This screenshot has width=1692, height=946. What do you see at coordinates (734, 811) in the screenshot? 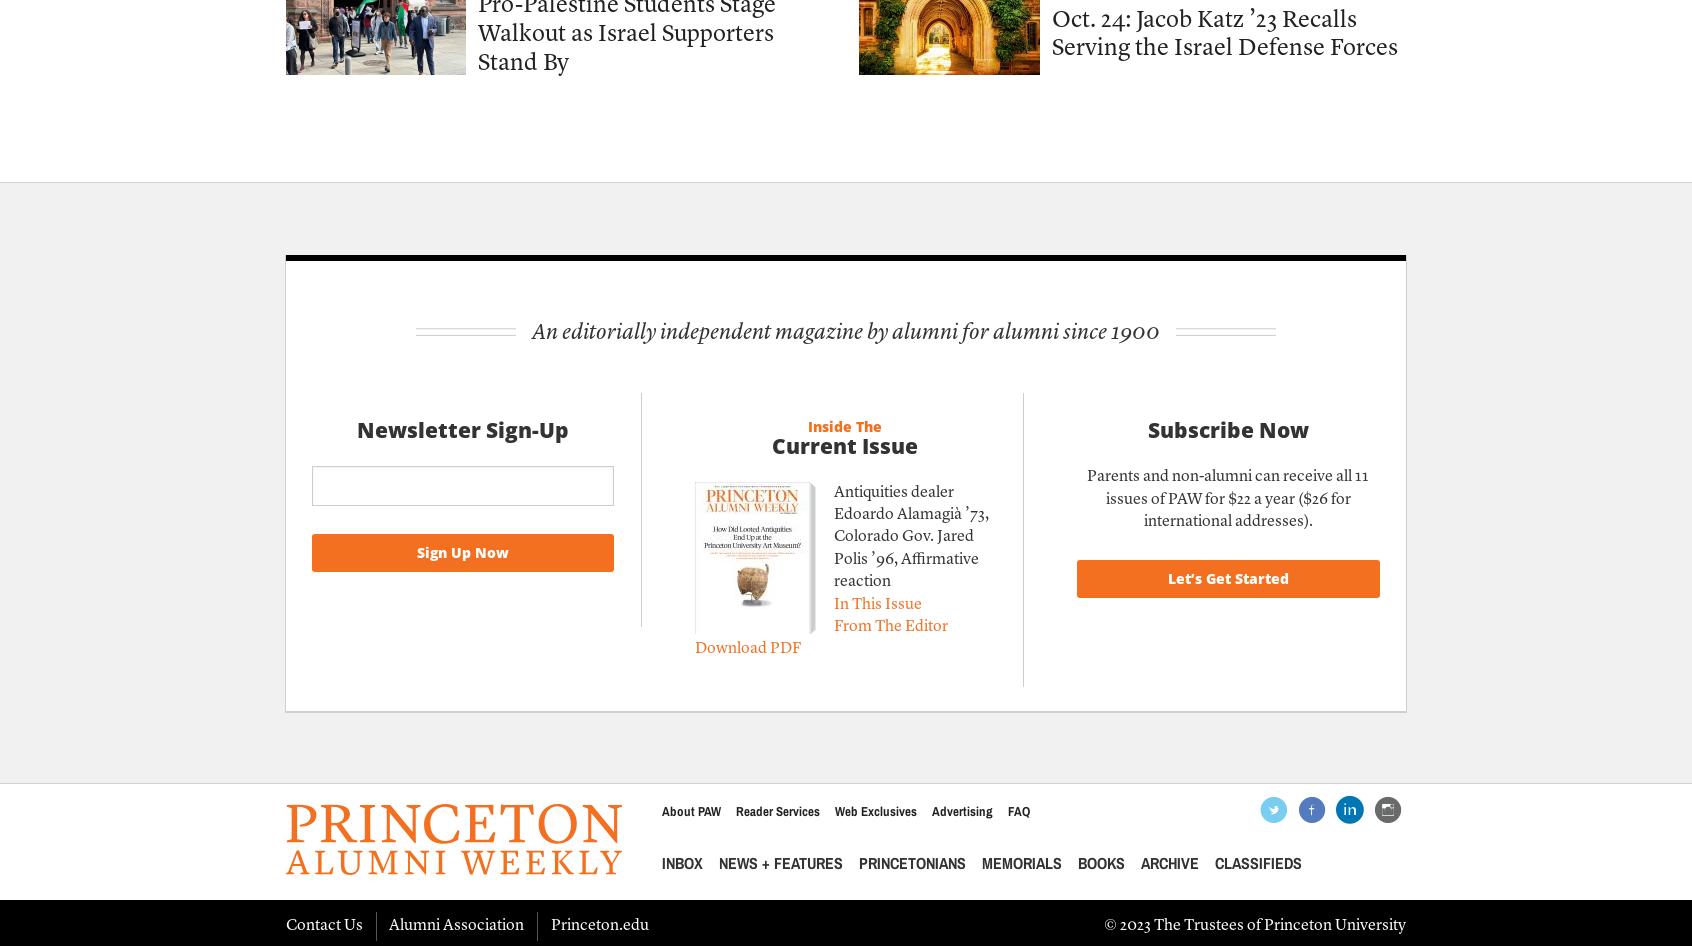
I see `'Reader Services'` at bounding box center [734, 811].